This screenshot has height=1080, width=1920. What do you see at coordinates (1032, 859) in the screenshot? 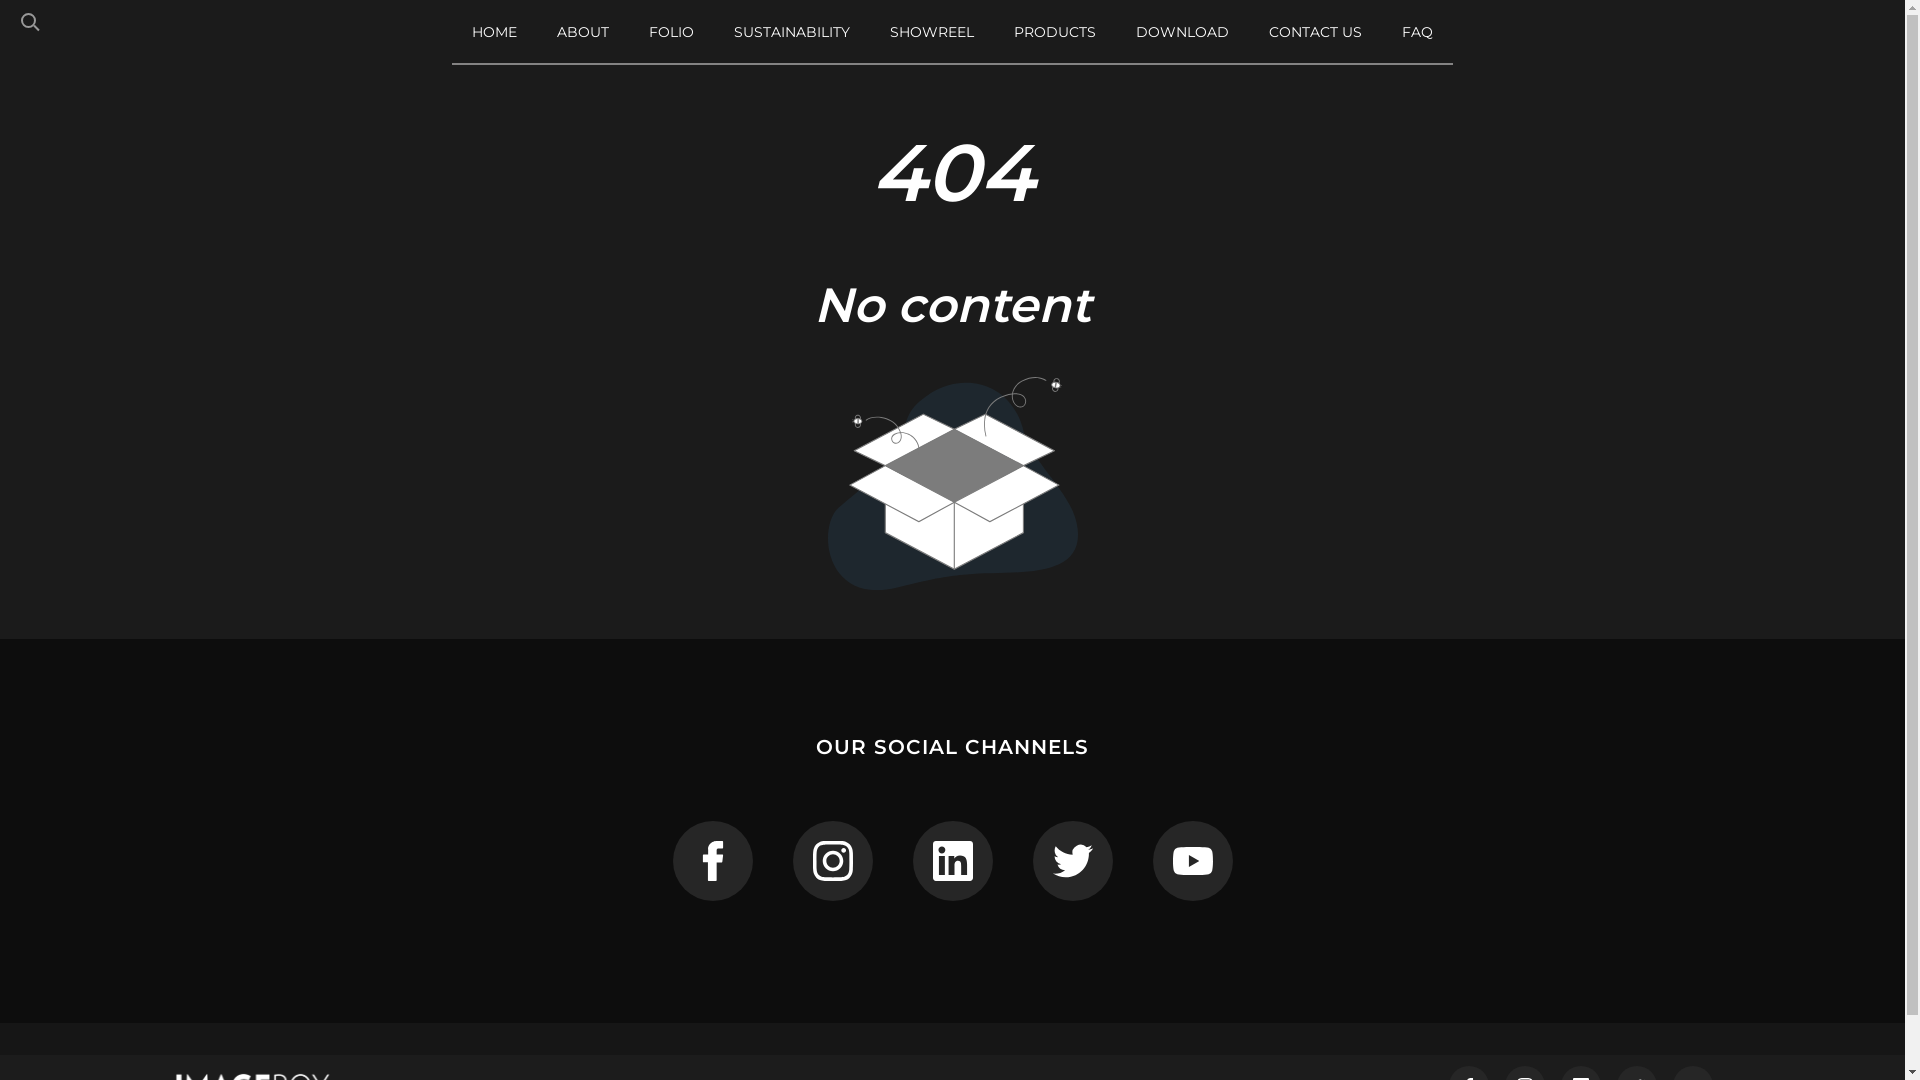
I see `'ImageBox on Twitter'` at bounding box center [1032, 859].